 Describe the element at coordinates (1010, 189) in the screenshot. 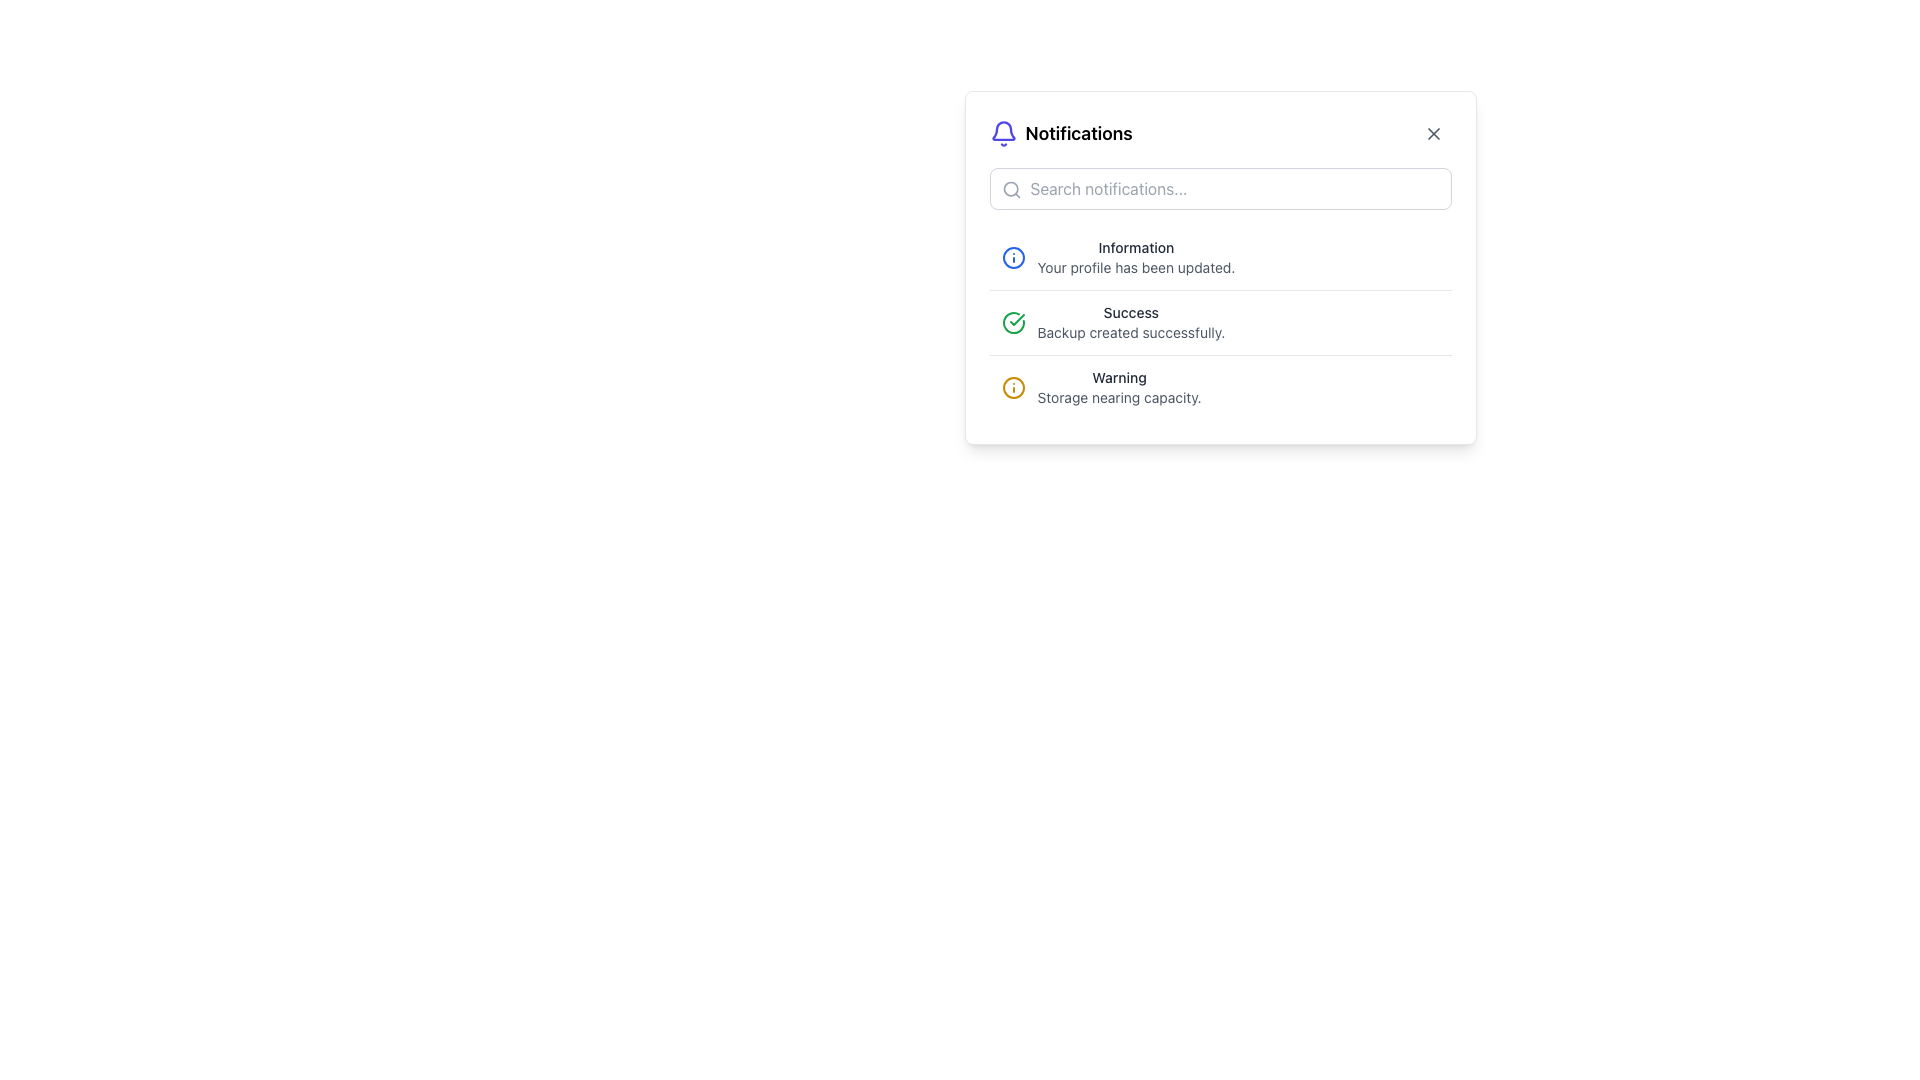

I see `the circular part of the magnifying glass icon located within the search input box at the top of the notification panel` at that location.